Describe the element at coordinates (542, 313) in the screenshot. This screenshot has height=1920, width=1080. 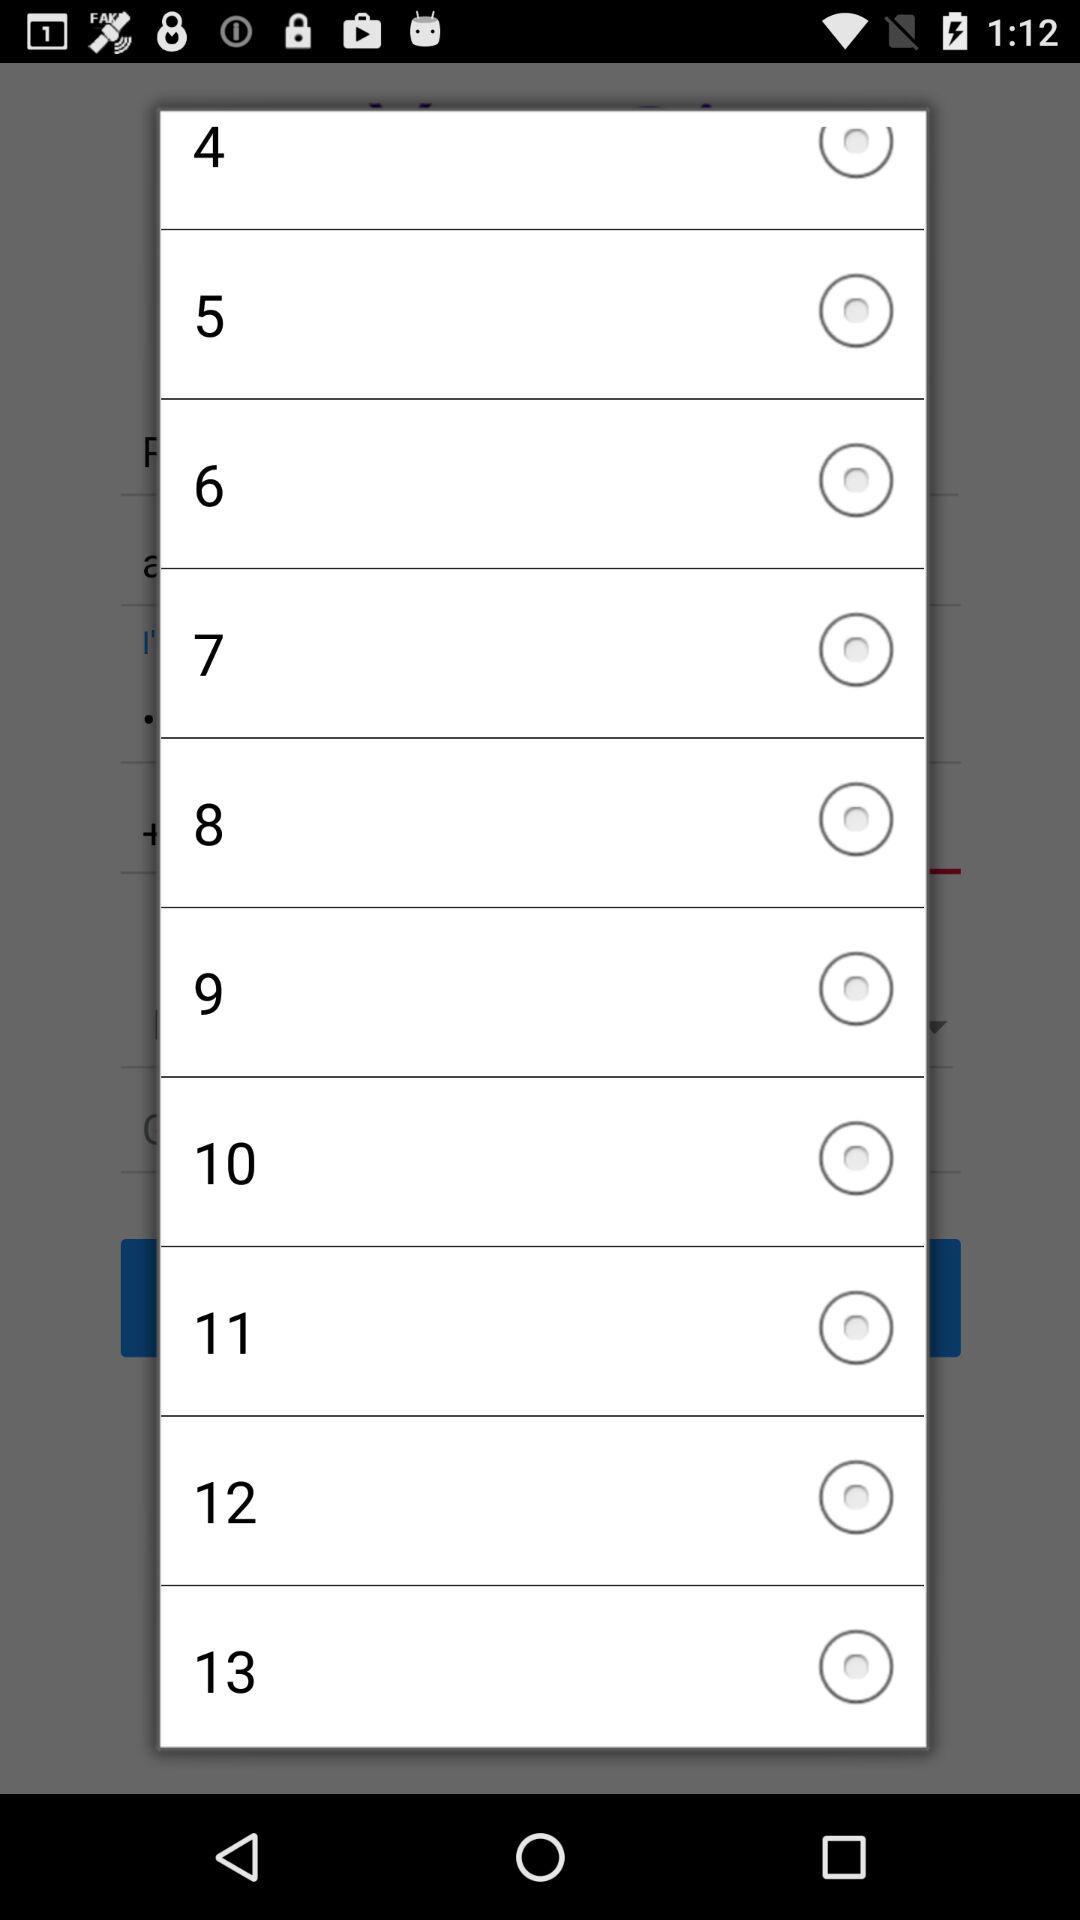
I see `checkbox above the 6` at that location.